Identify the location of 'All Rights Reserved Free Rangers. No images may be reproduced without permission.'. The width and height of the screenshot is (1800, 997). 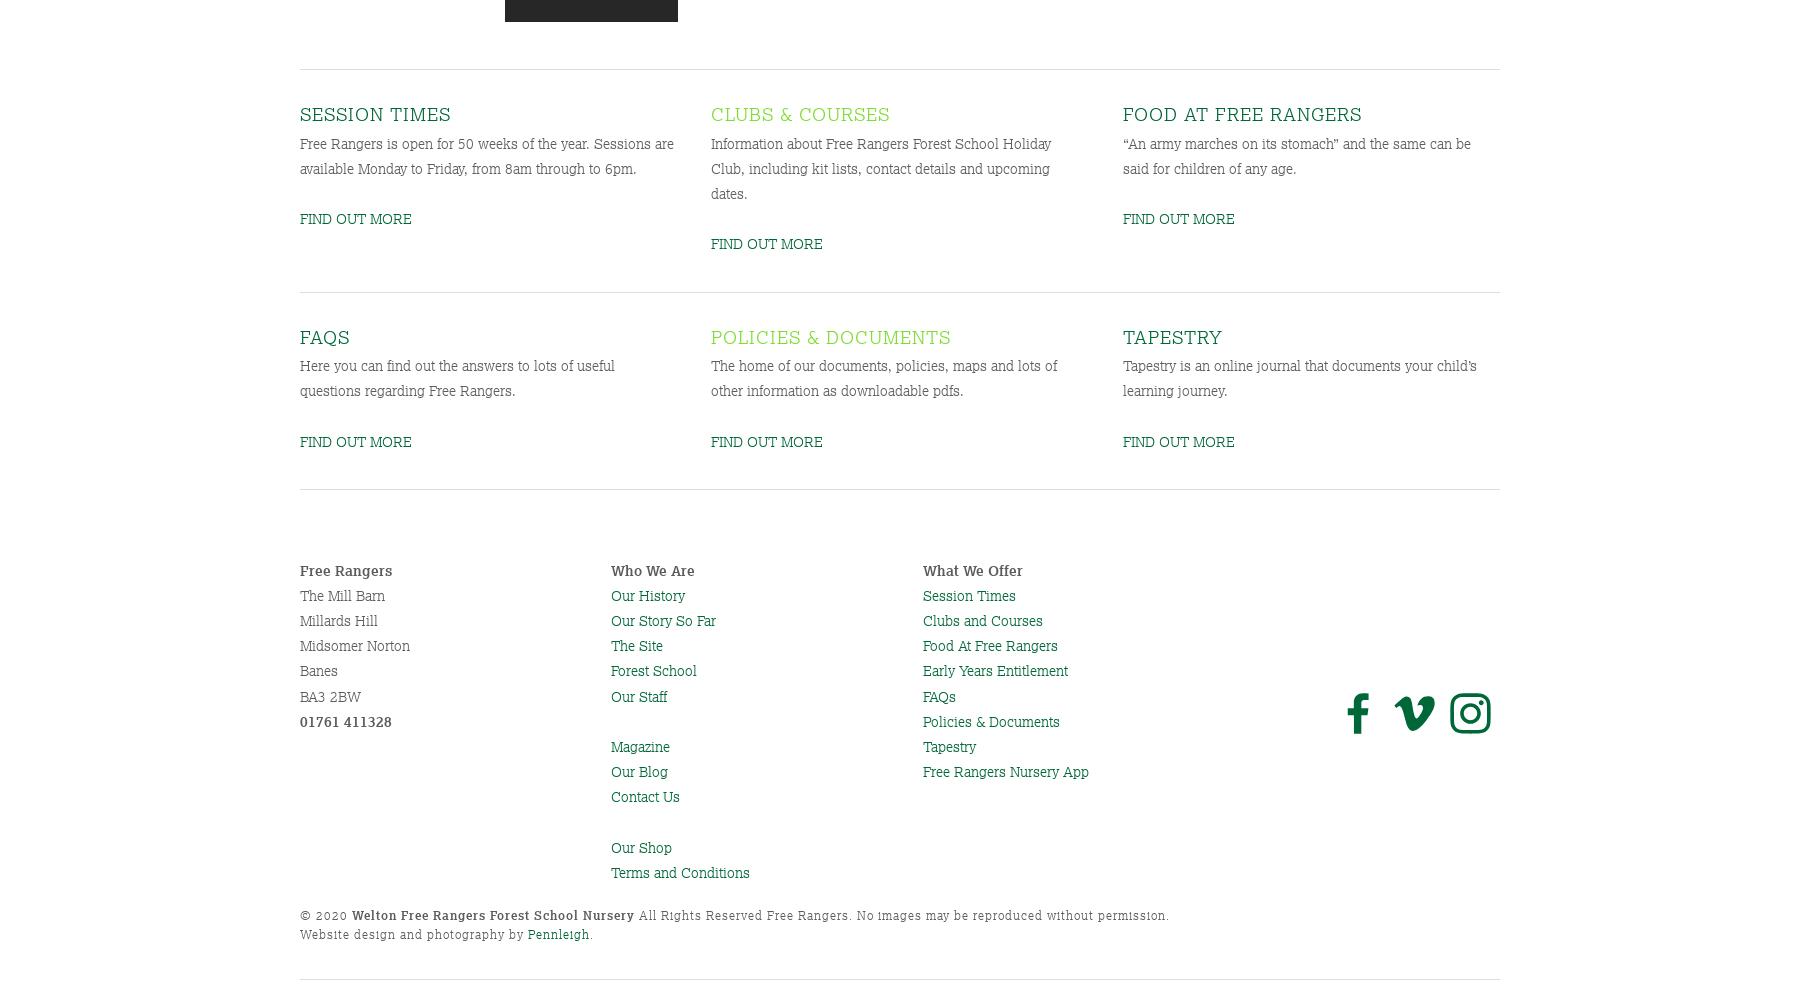
(901, 915).